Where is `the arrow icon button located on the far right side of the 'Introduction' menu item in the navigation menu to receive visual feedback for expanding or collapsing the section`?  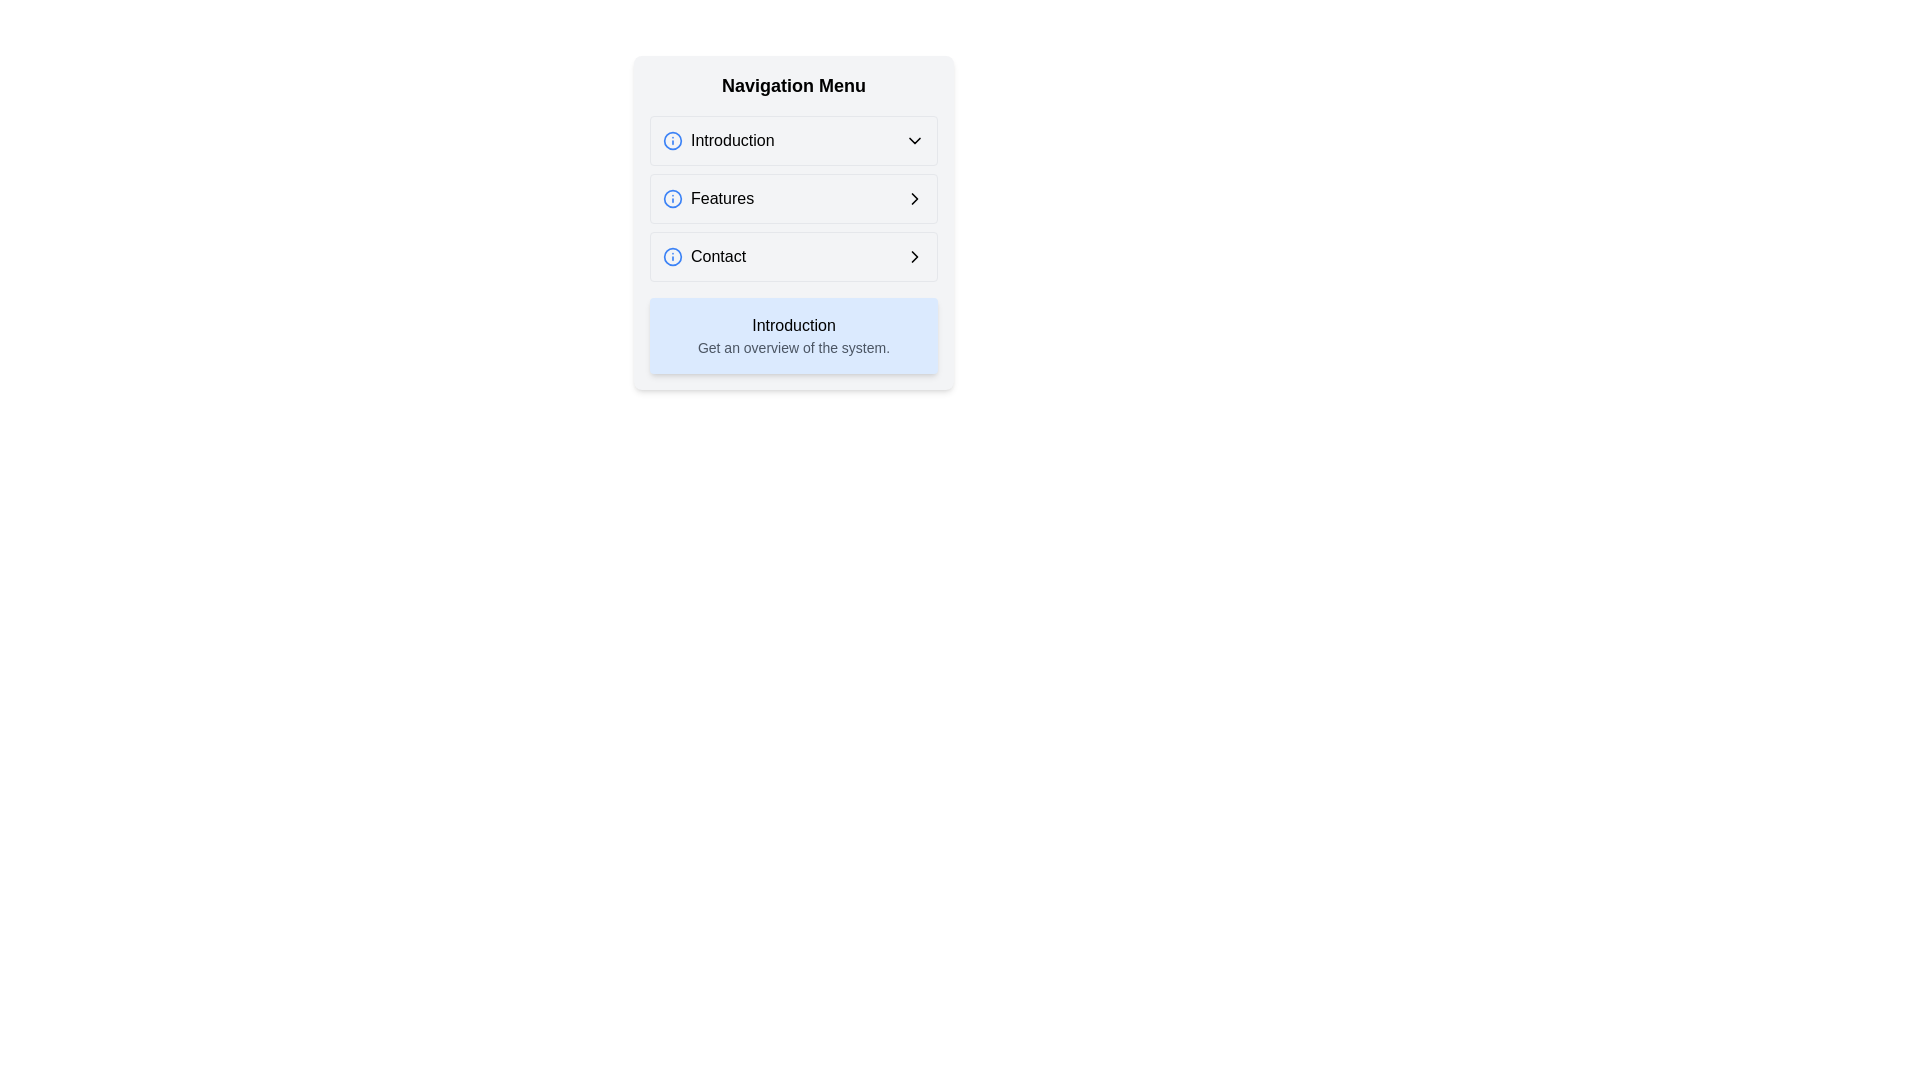
the arrow icon button located on the far right side of the 'Introduction' menu item in the navigation menu to receive visual feedback for expanding or collapsing the section is located at coordinates (914, 140).